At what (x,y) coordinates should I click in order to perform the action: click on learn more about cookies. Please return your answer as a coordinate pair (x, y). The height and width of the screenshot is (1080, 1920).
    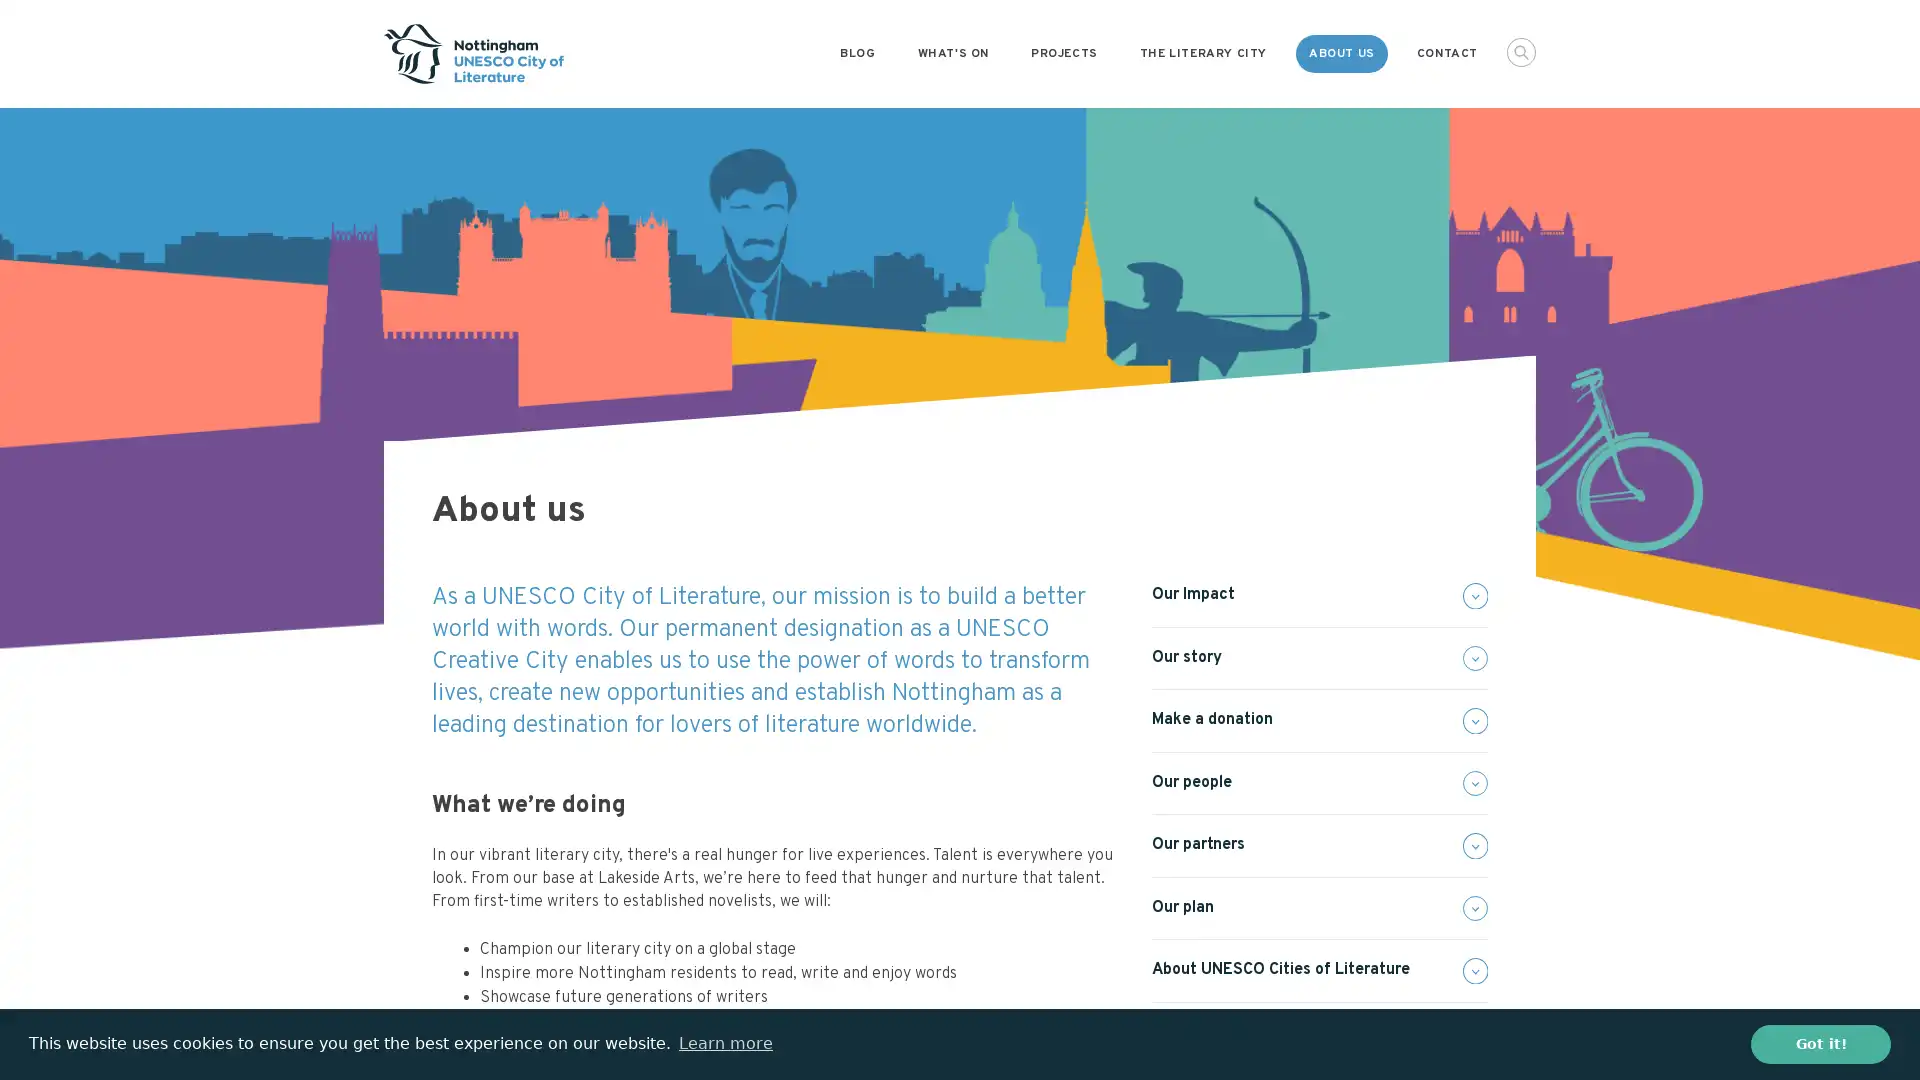
    Looking at the image, I should click on (724, 1043).